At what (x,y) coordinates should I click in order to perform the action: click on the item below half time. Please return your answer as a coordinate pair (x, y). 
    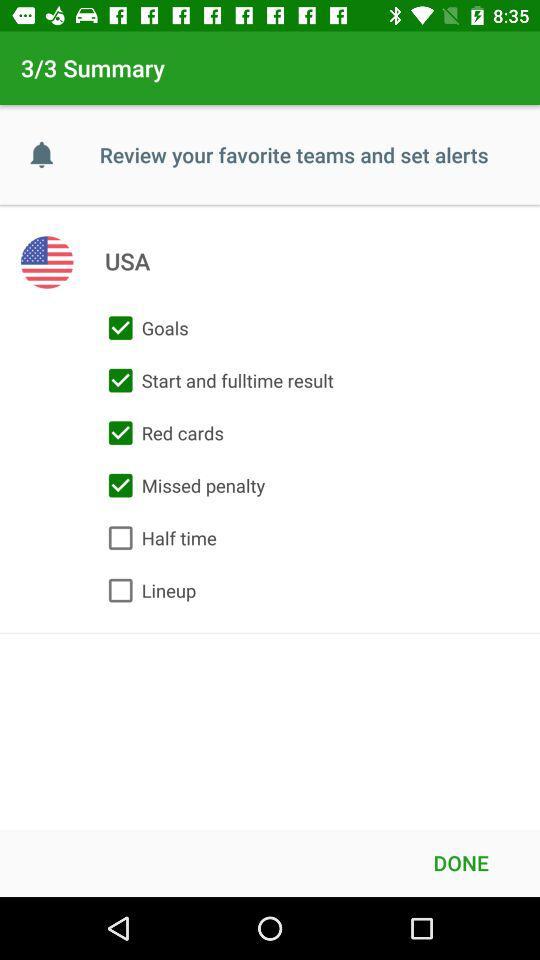
    Looking at the image, I should click on (146, 590).